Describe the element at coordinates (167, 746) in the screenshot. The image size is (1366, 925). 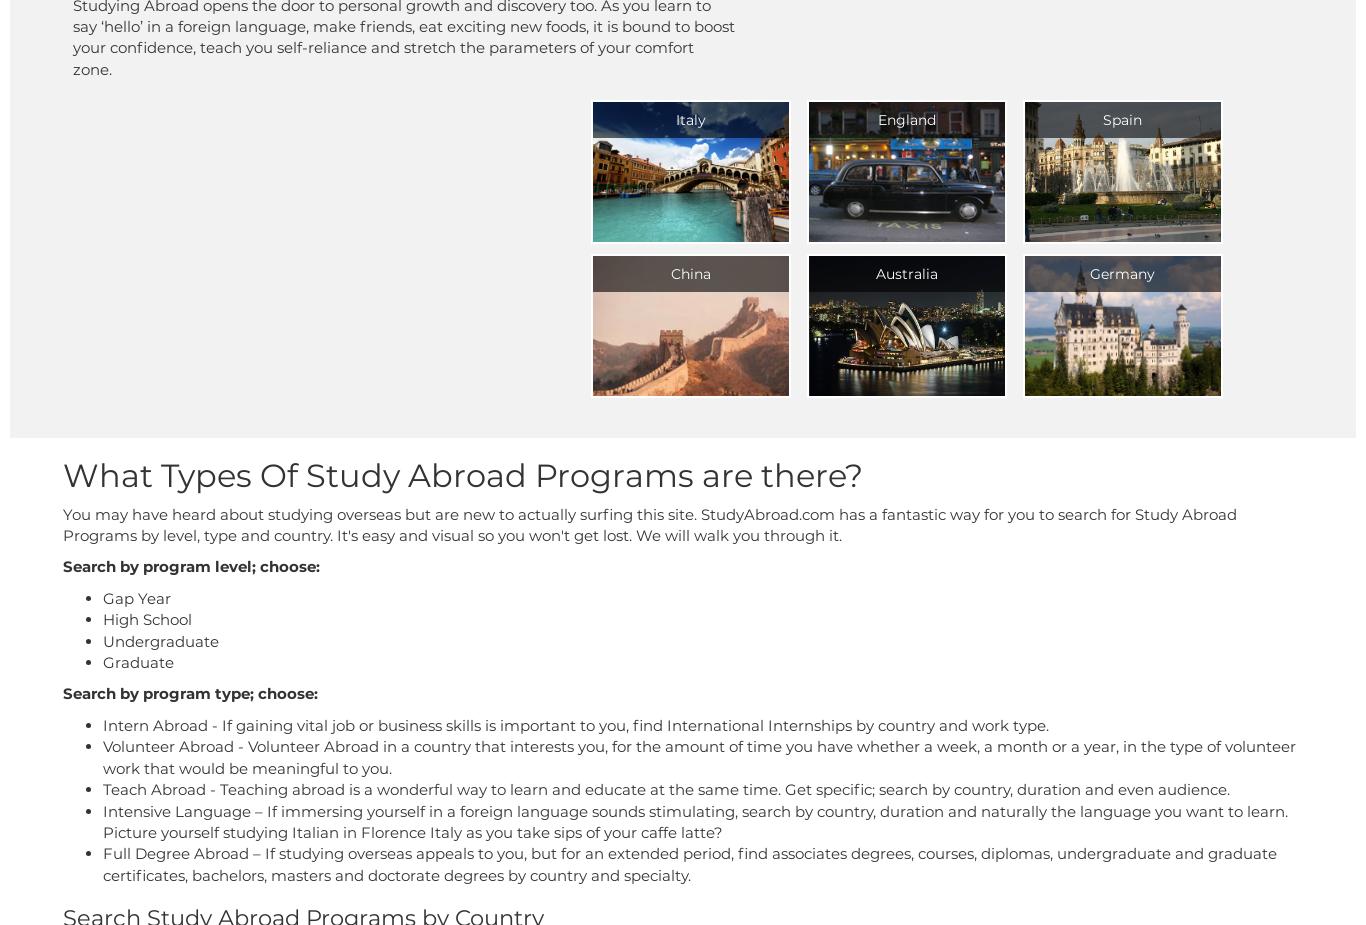
I see `'Volunteer Abroad'` at that location.